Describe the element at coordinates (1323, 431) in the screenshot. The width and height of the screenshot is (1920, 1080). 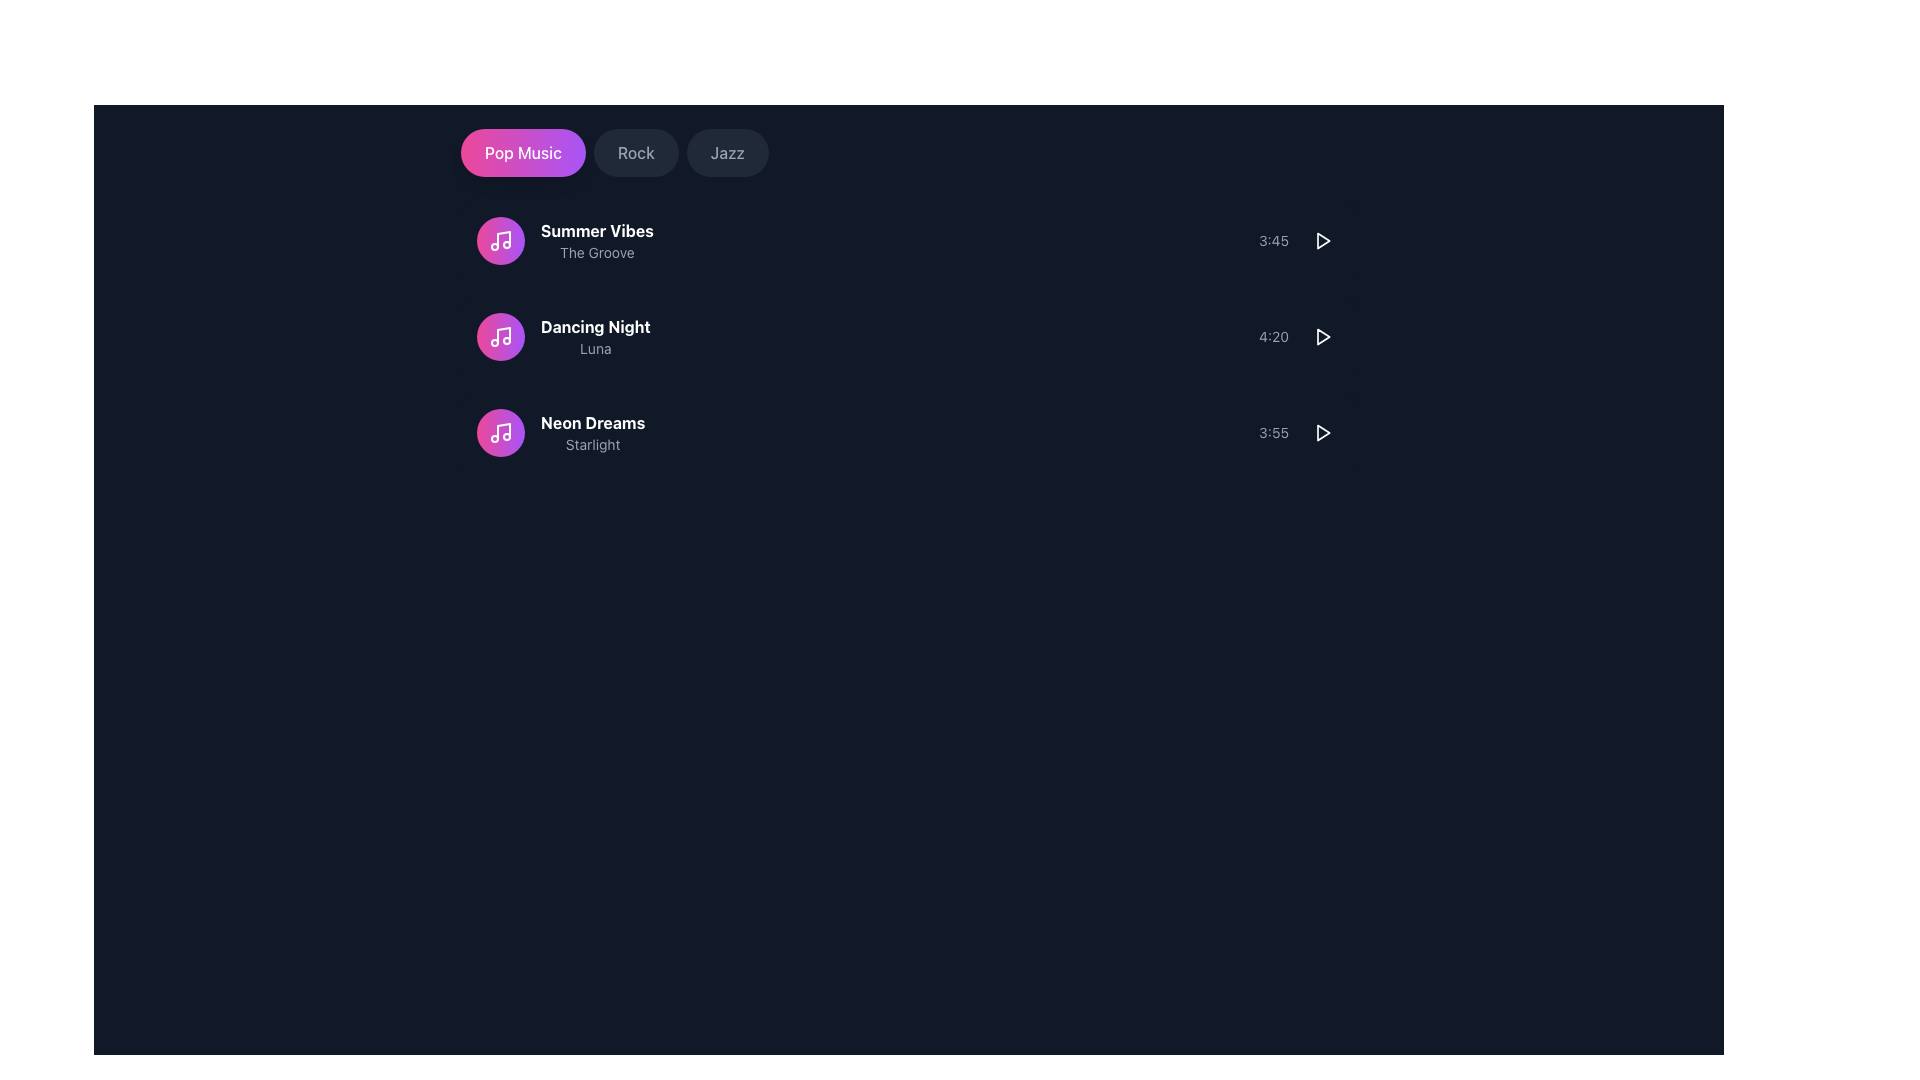
I see `the play button located in the rightmost section of the last row next to the text '3:55'` at that location.